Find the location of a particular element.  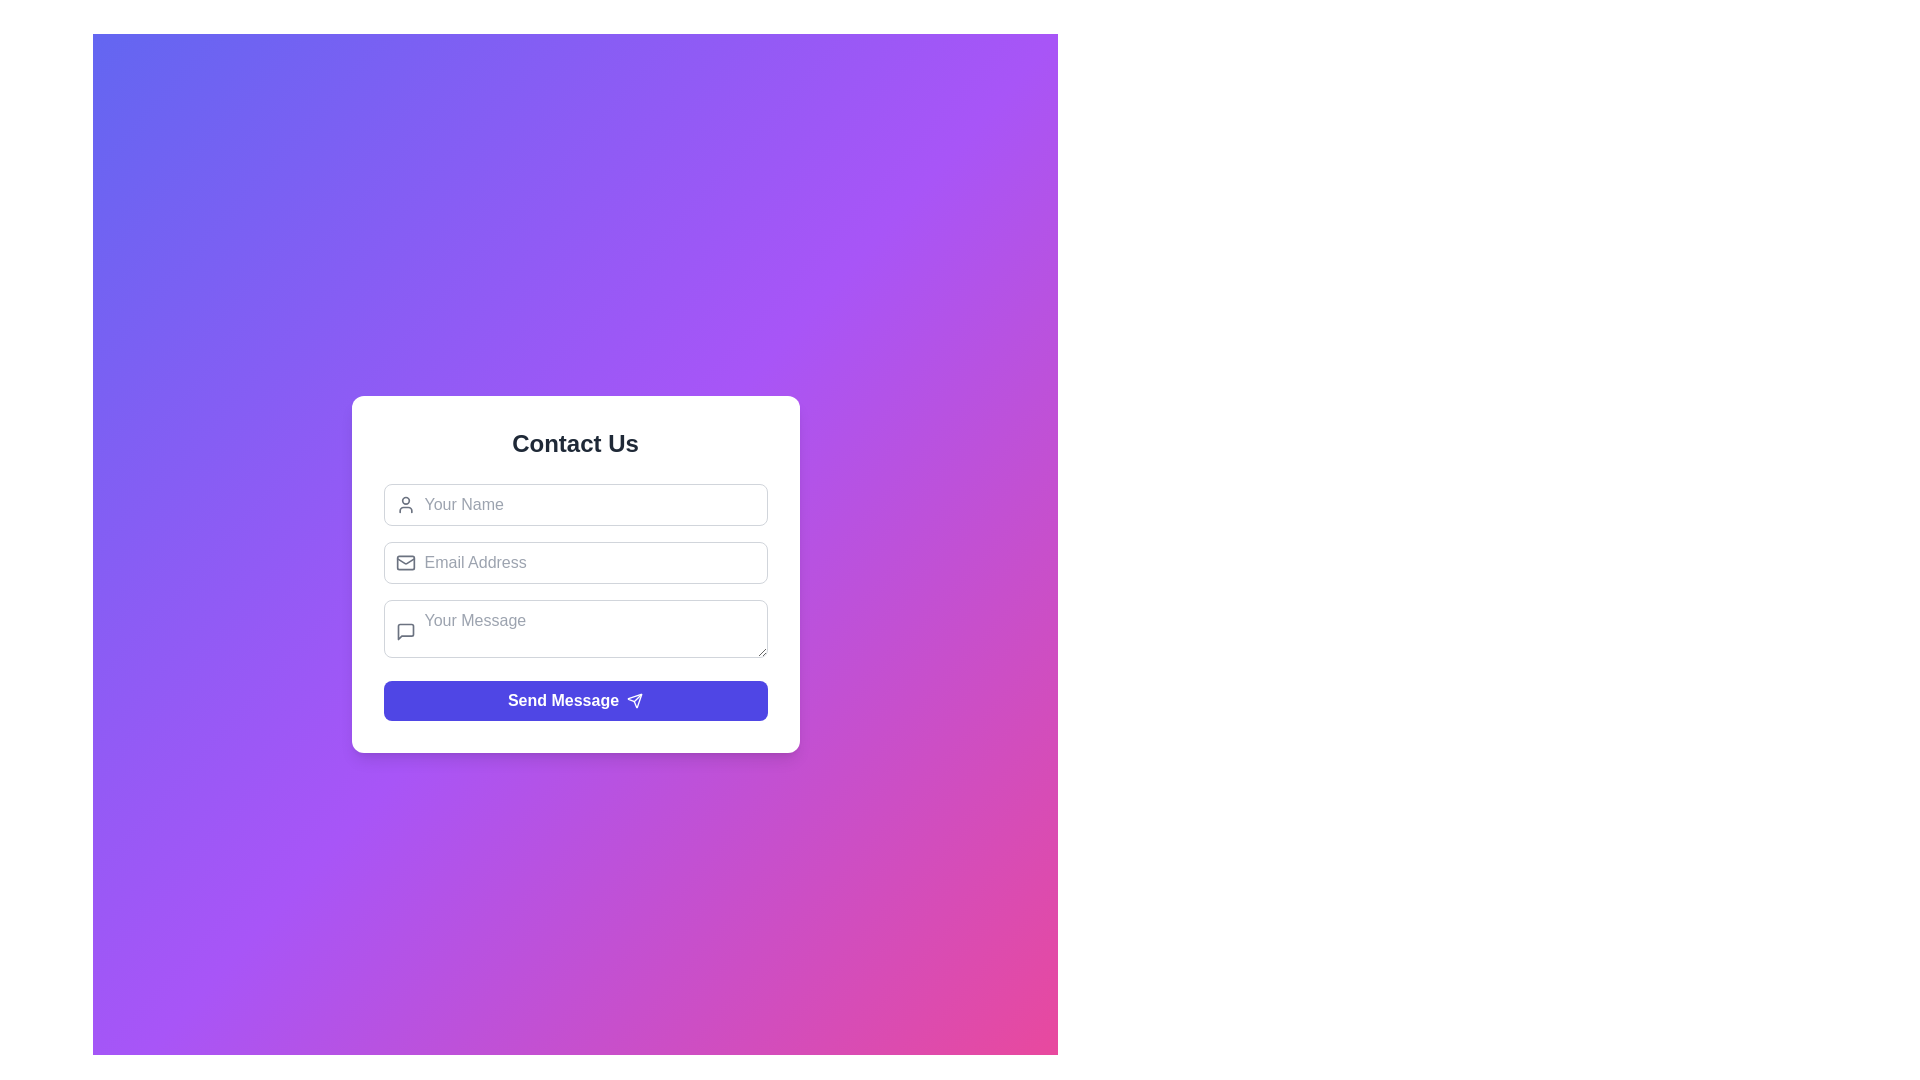

the blue 'Send Message' button, which contains a white paper airplane icon is located at coordinates (634, 700).